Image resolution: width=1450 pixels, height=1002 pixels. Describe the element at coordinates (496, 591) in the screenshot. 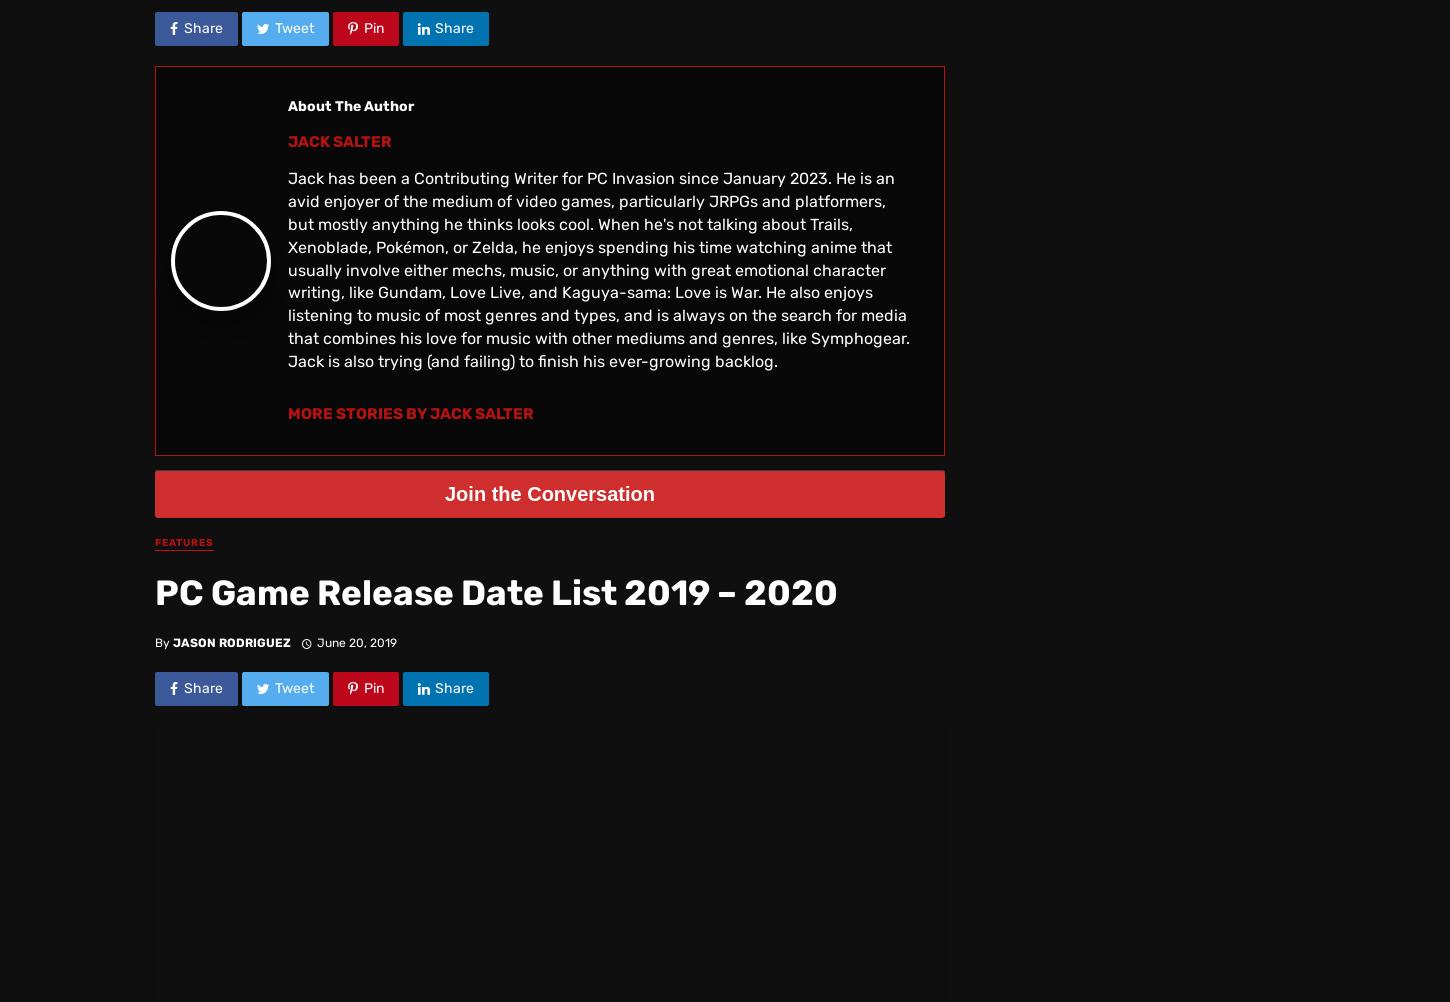

I see `'PC Game Release Date List 2019 – 2020'` at that location.